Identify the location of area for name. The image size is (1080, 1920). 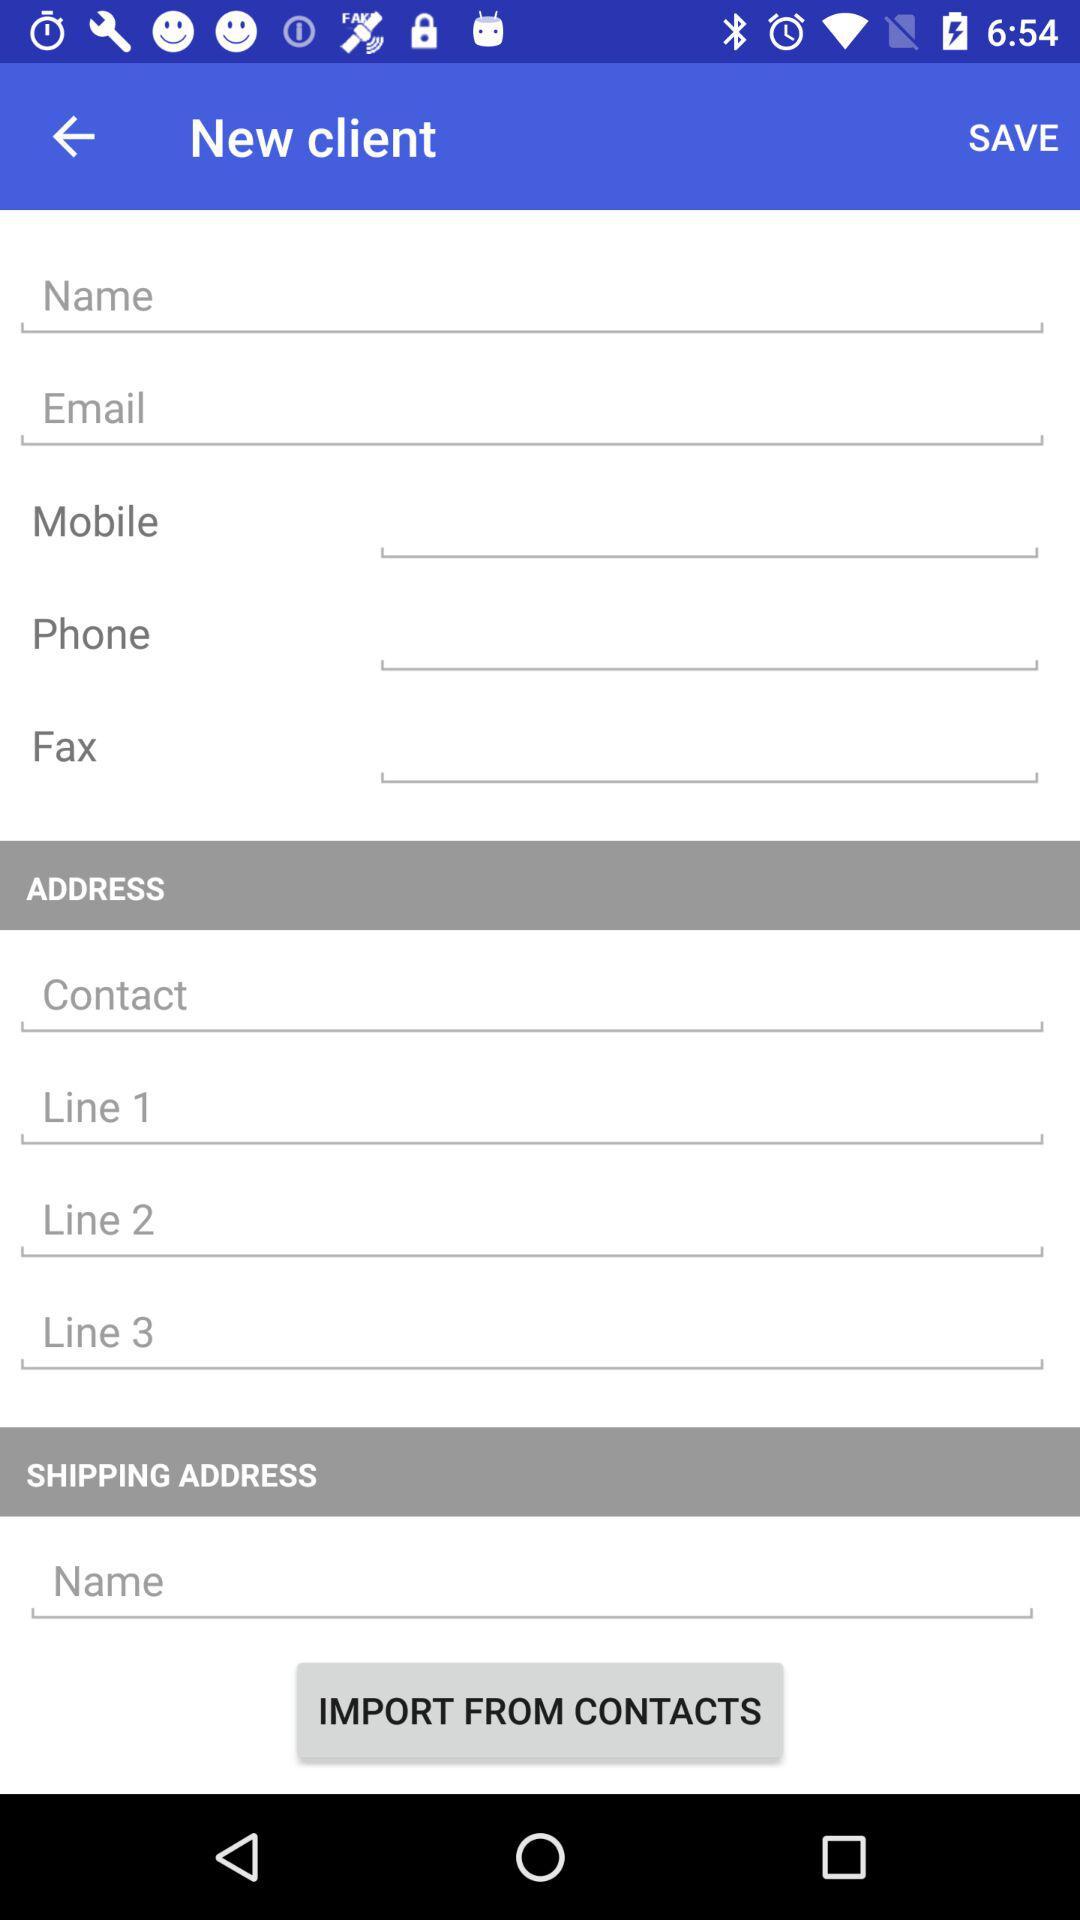
(531, 1579).